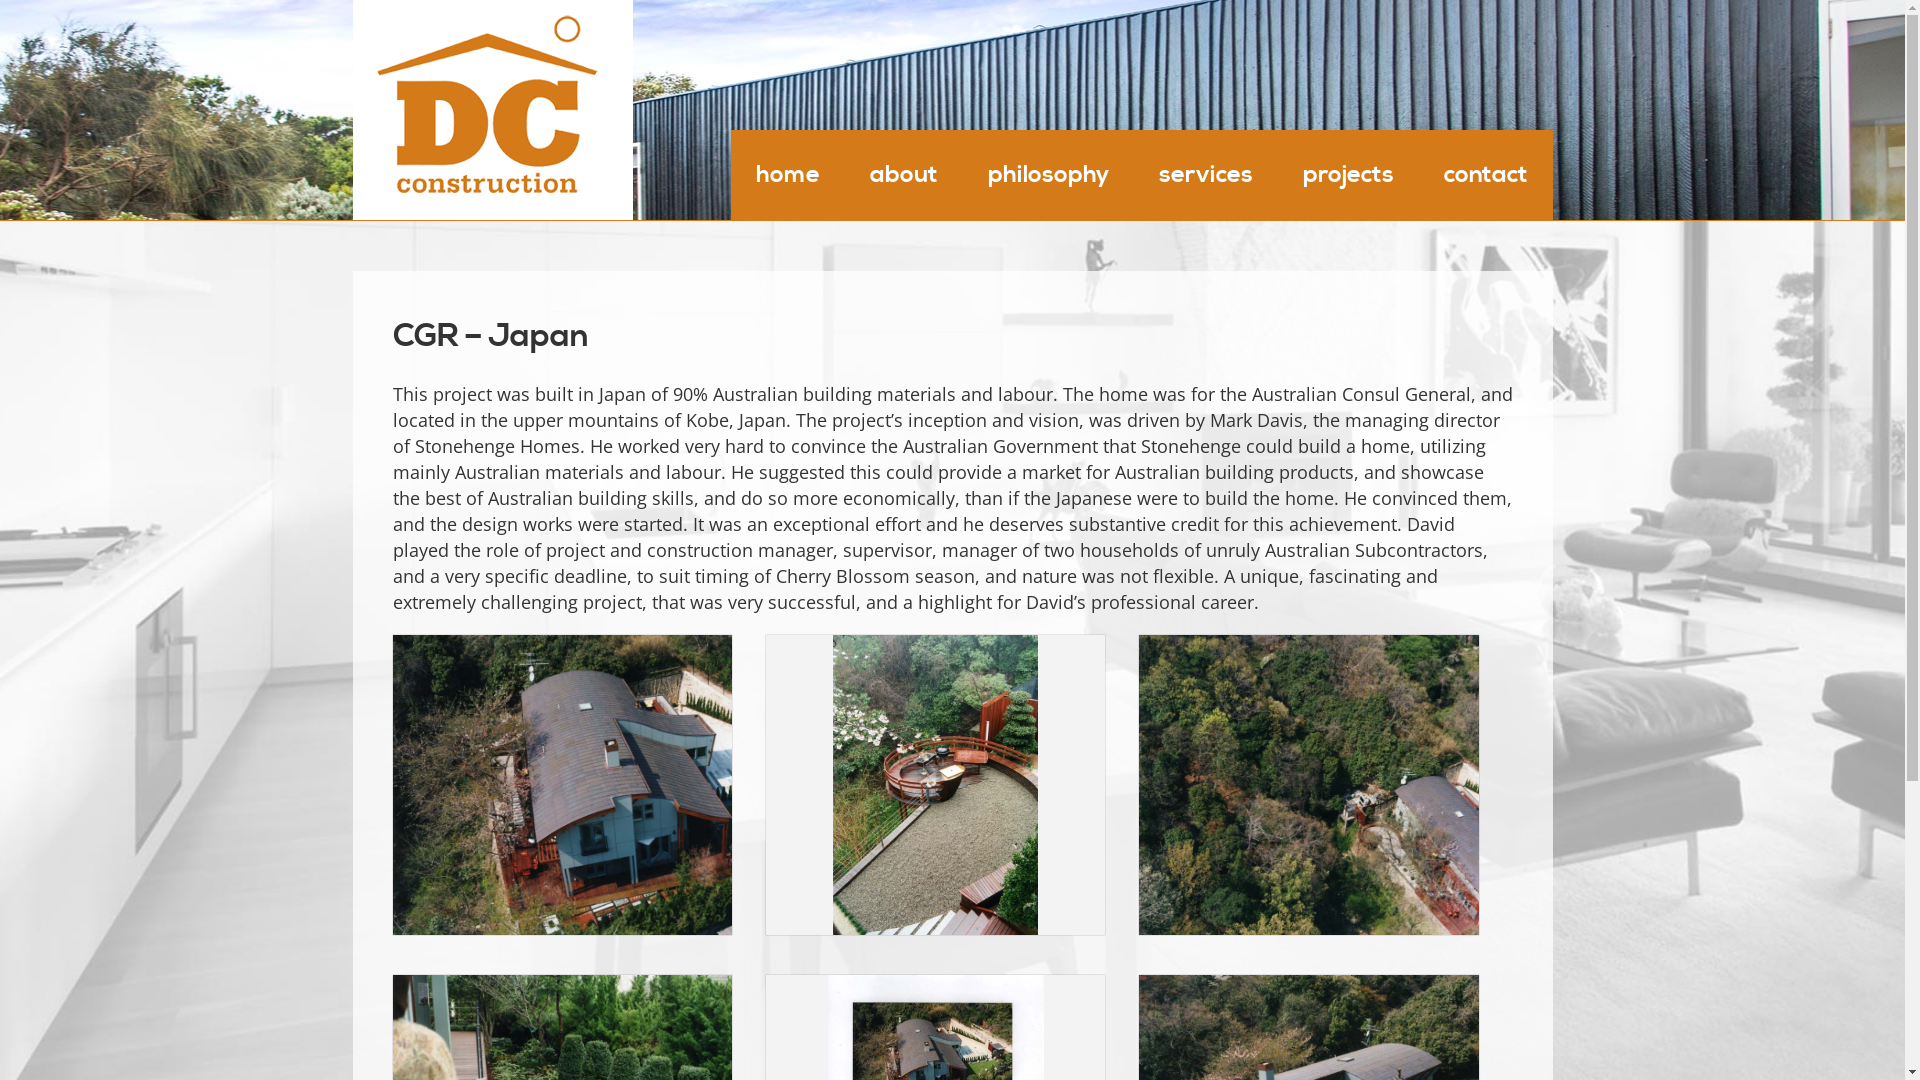 The height and width of the screenshot is (1080, 1920). Describe the element at coordinates (844, 173) in the screenshot. I see `'about'` at that location.